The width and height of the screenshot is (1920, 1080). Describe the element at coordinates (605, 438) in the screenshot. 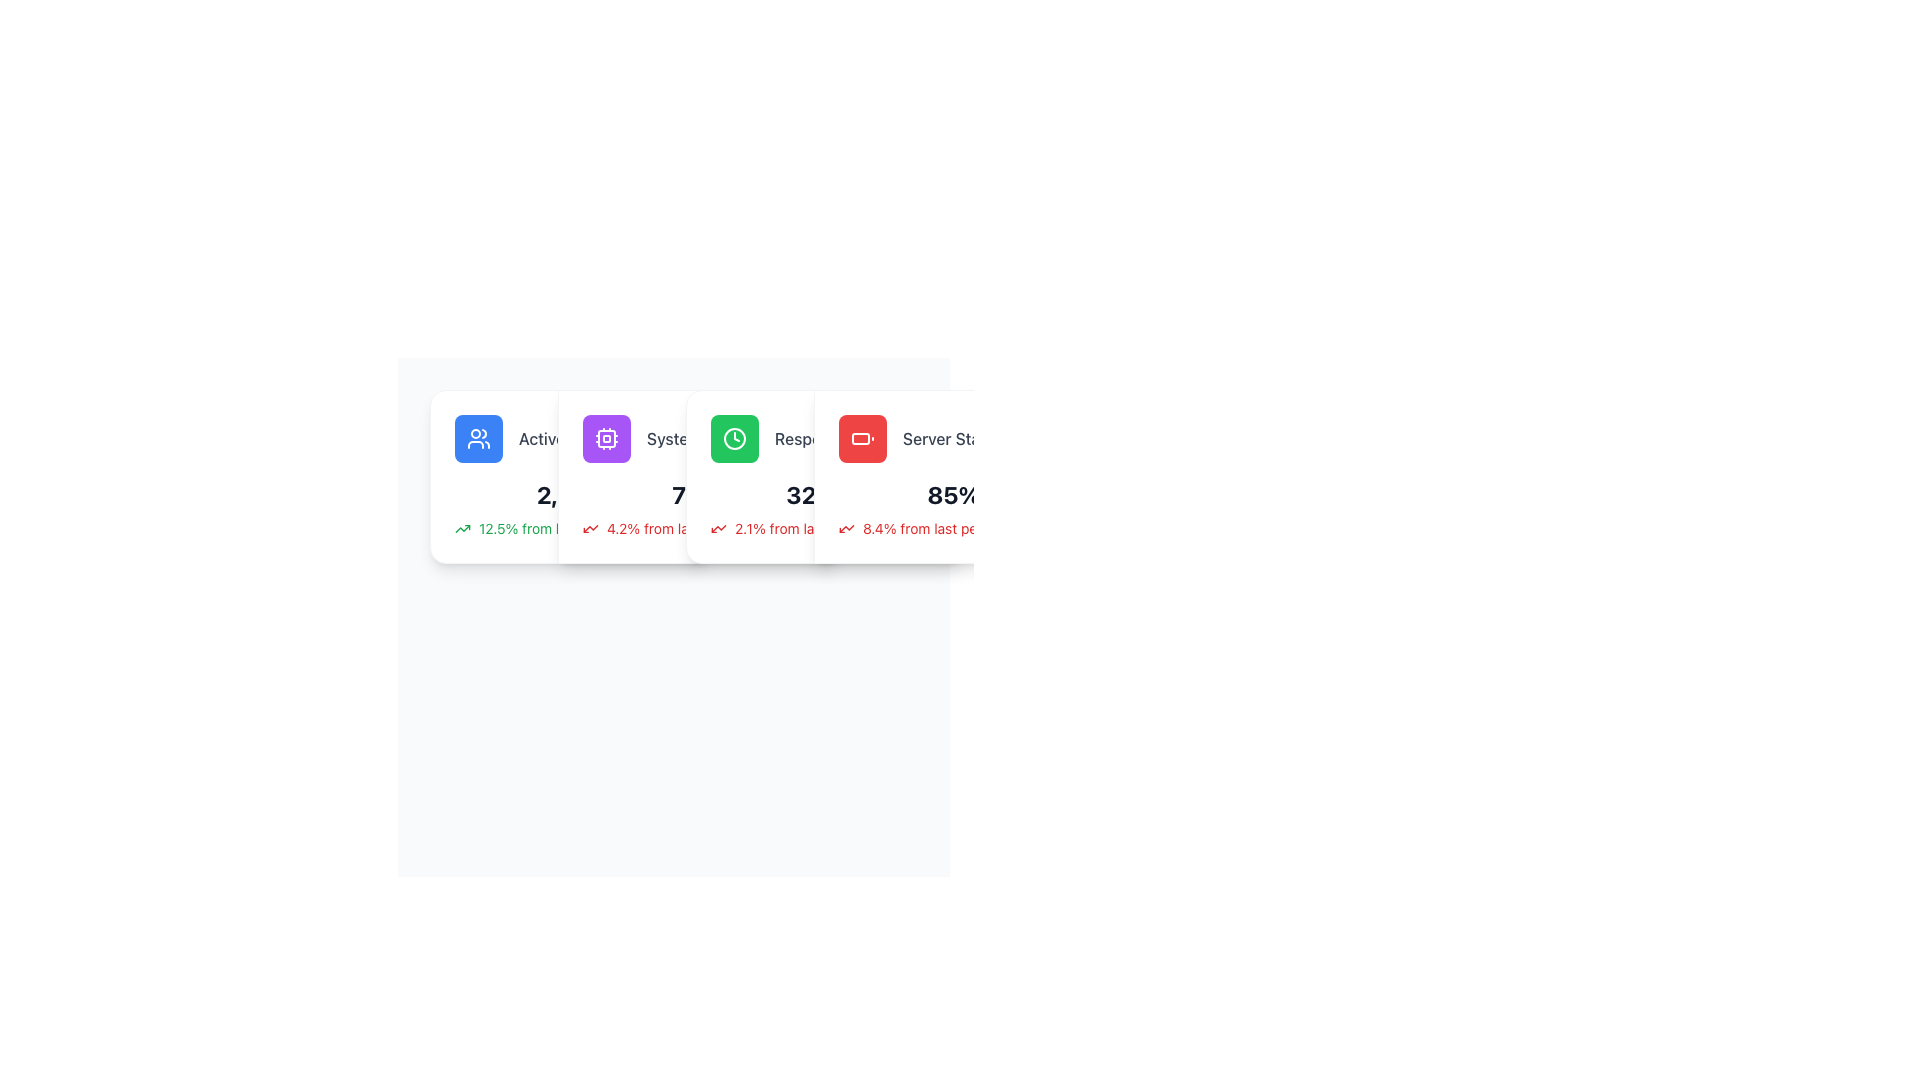

I see `the appearance of the purple rounded square Icon Button featuring a white computer chip icon, positioned centrally to the left of the 'System Load' label` at that location.